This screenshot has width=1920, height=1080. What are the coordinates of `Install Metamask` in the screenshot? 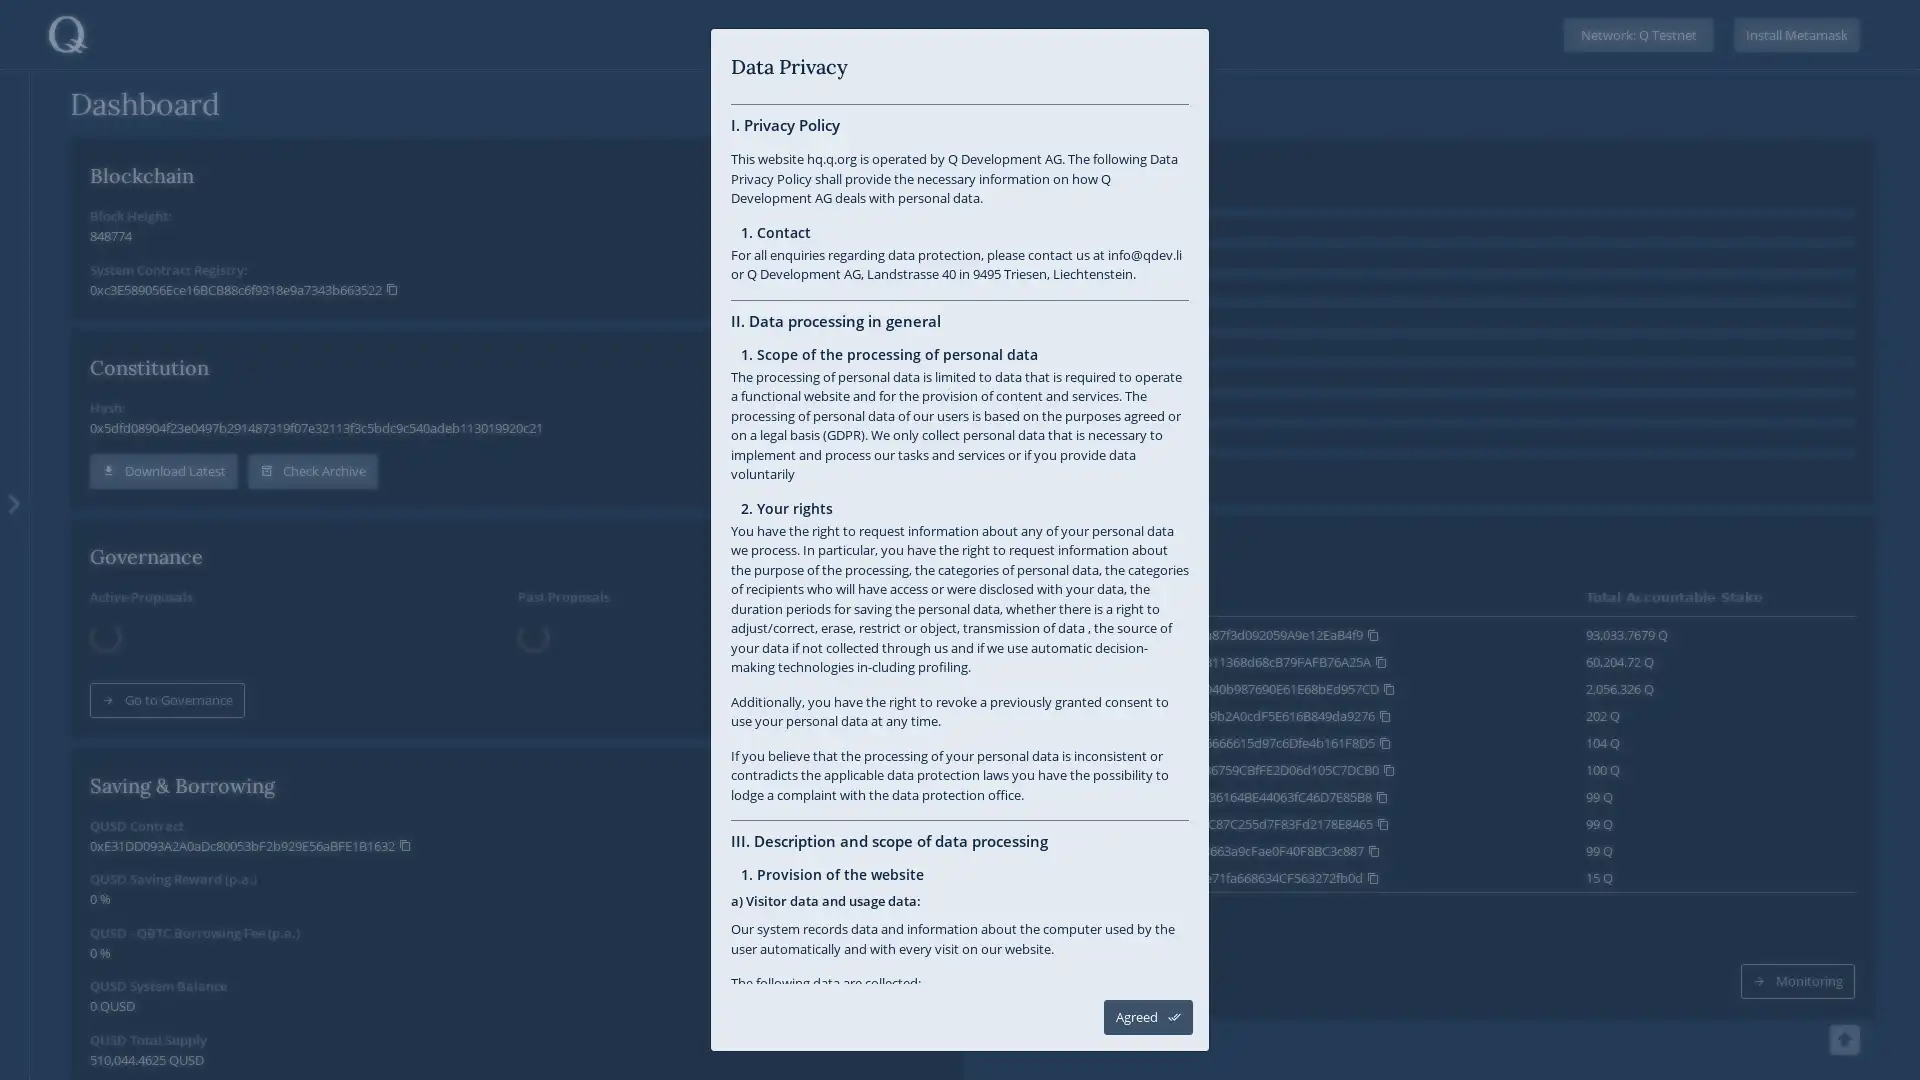 It's located at (1796, 34).